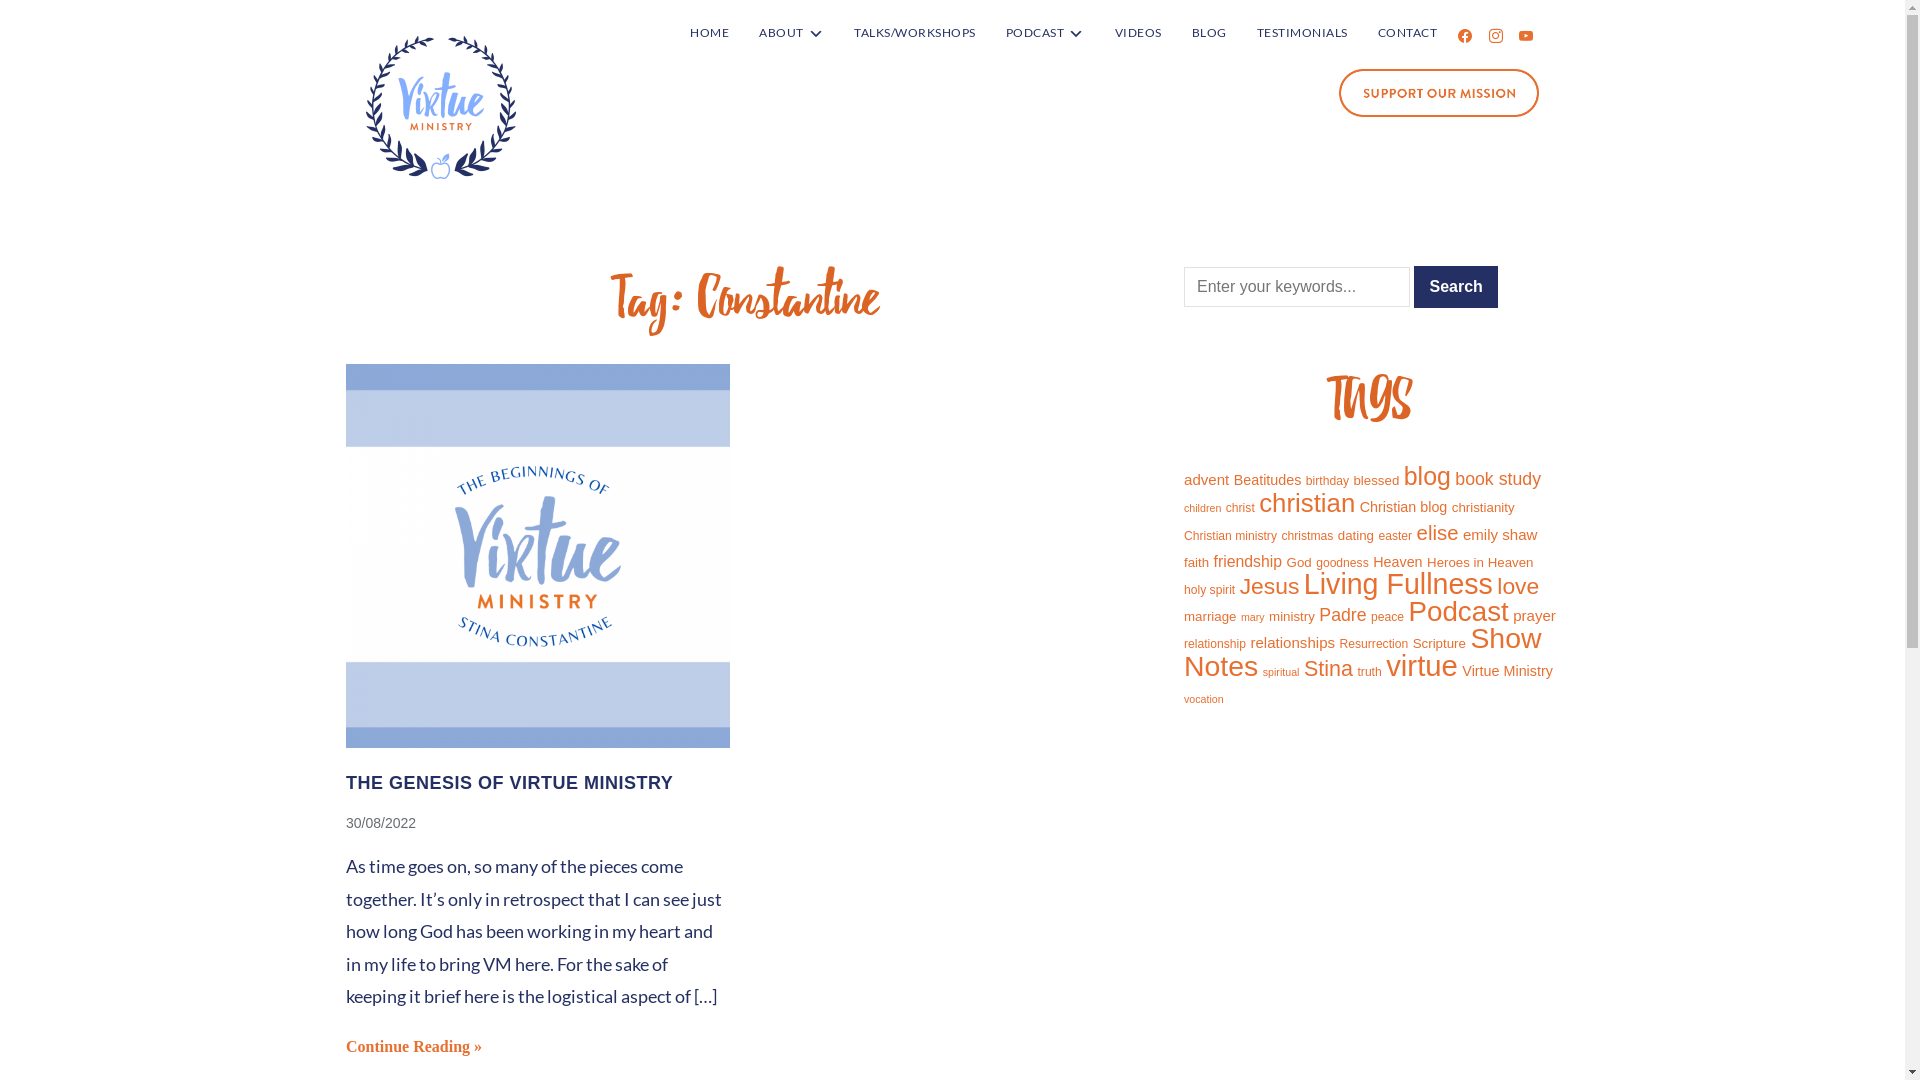 The height and width of the screenshot is (1080, 1920). What do you see at coordinates (1208, 615) in the screenshot?
I see `'marriage'` at bounding box center [1208, 615].